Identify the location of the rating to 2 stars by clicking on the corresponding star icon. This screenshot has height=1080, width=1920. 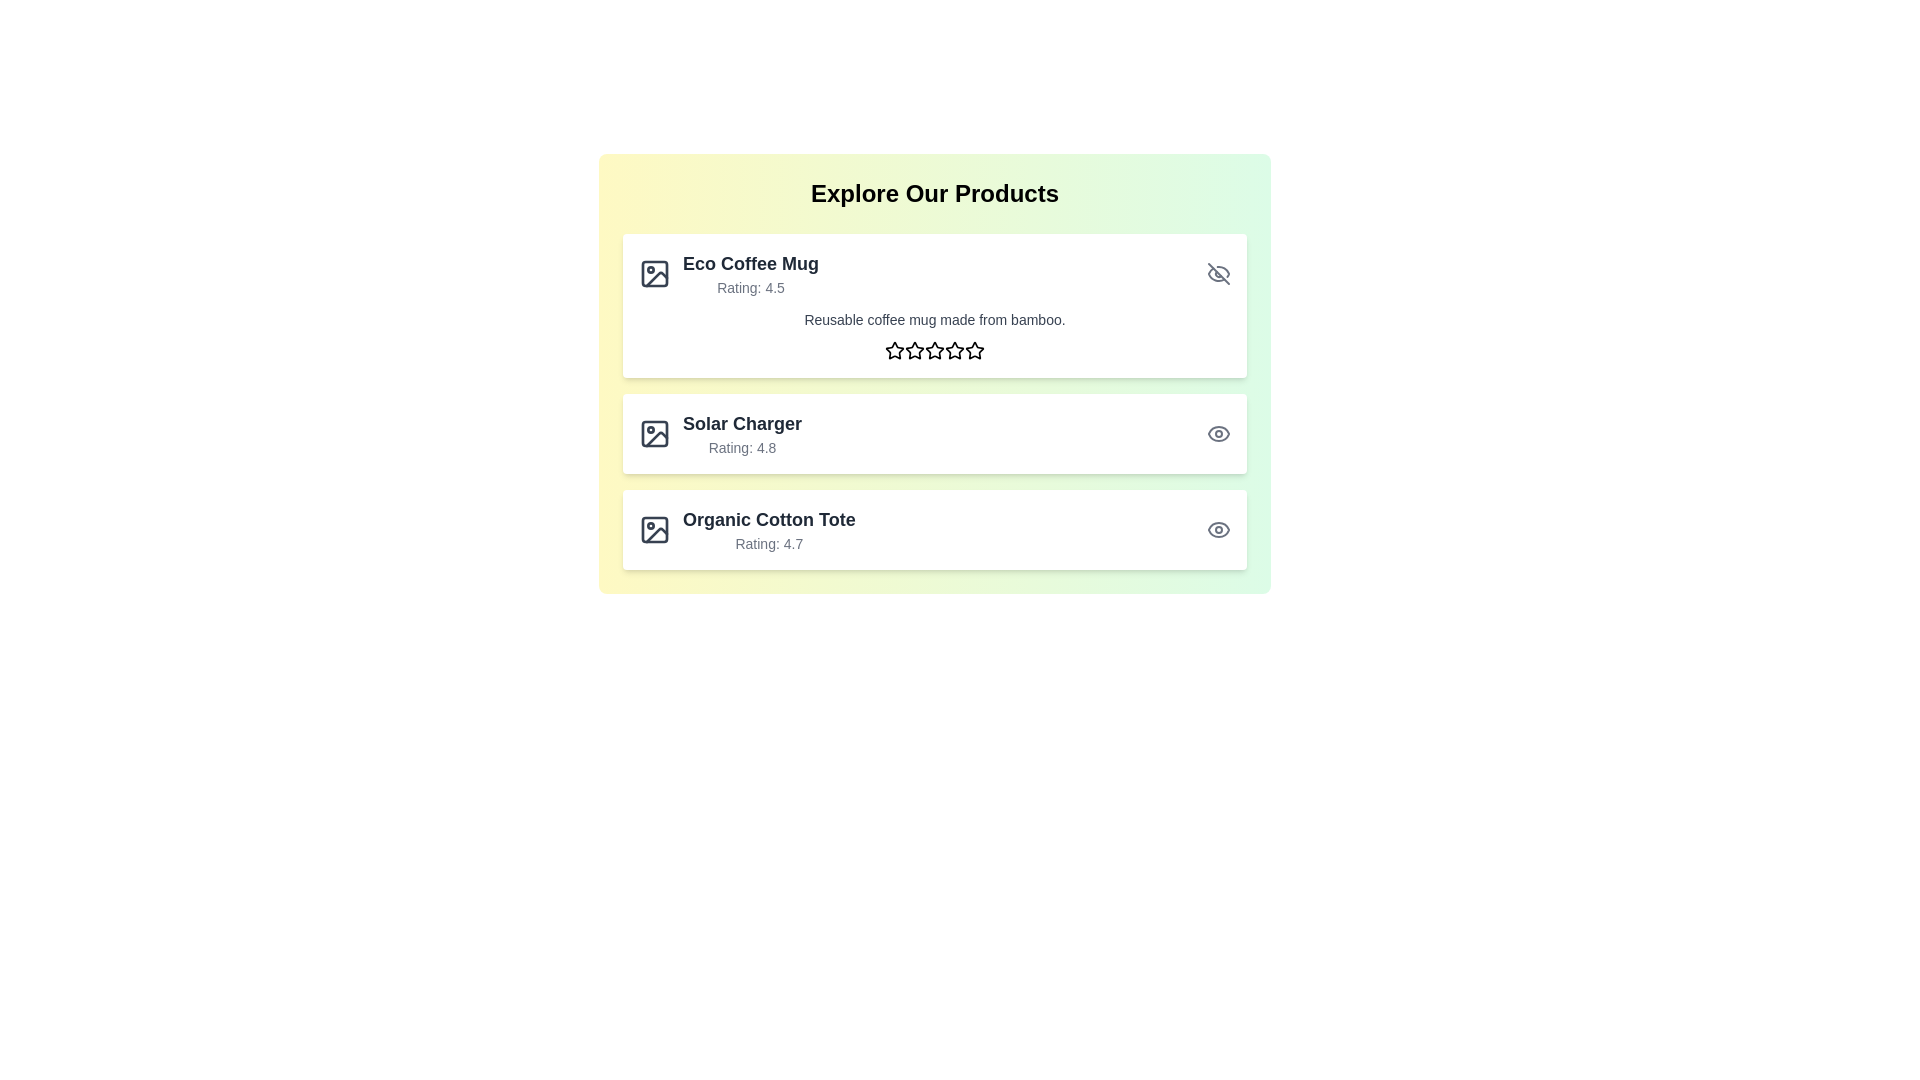
(914, 349).